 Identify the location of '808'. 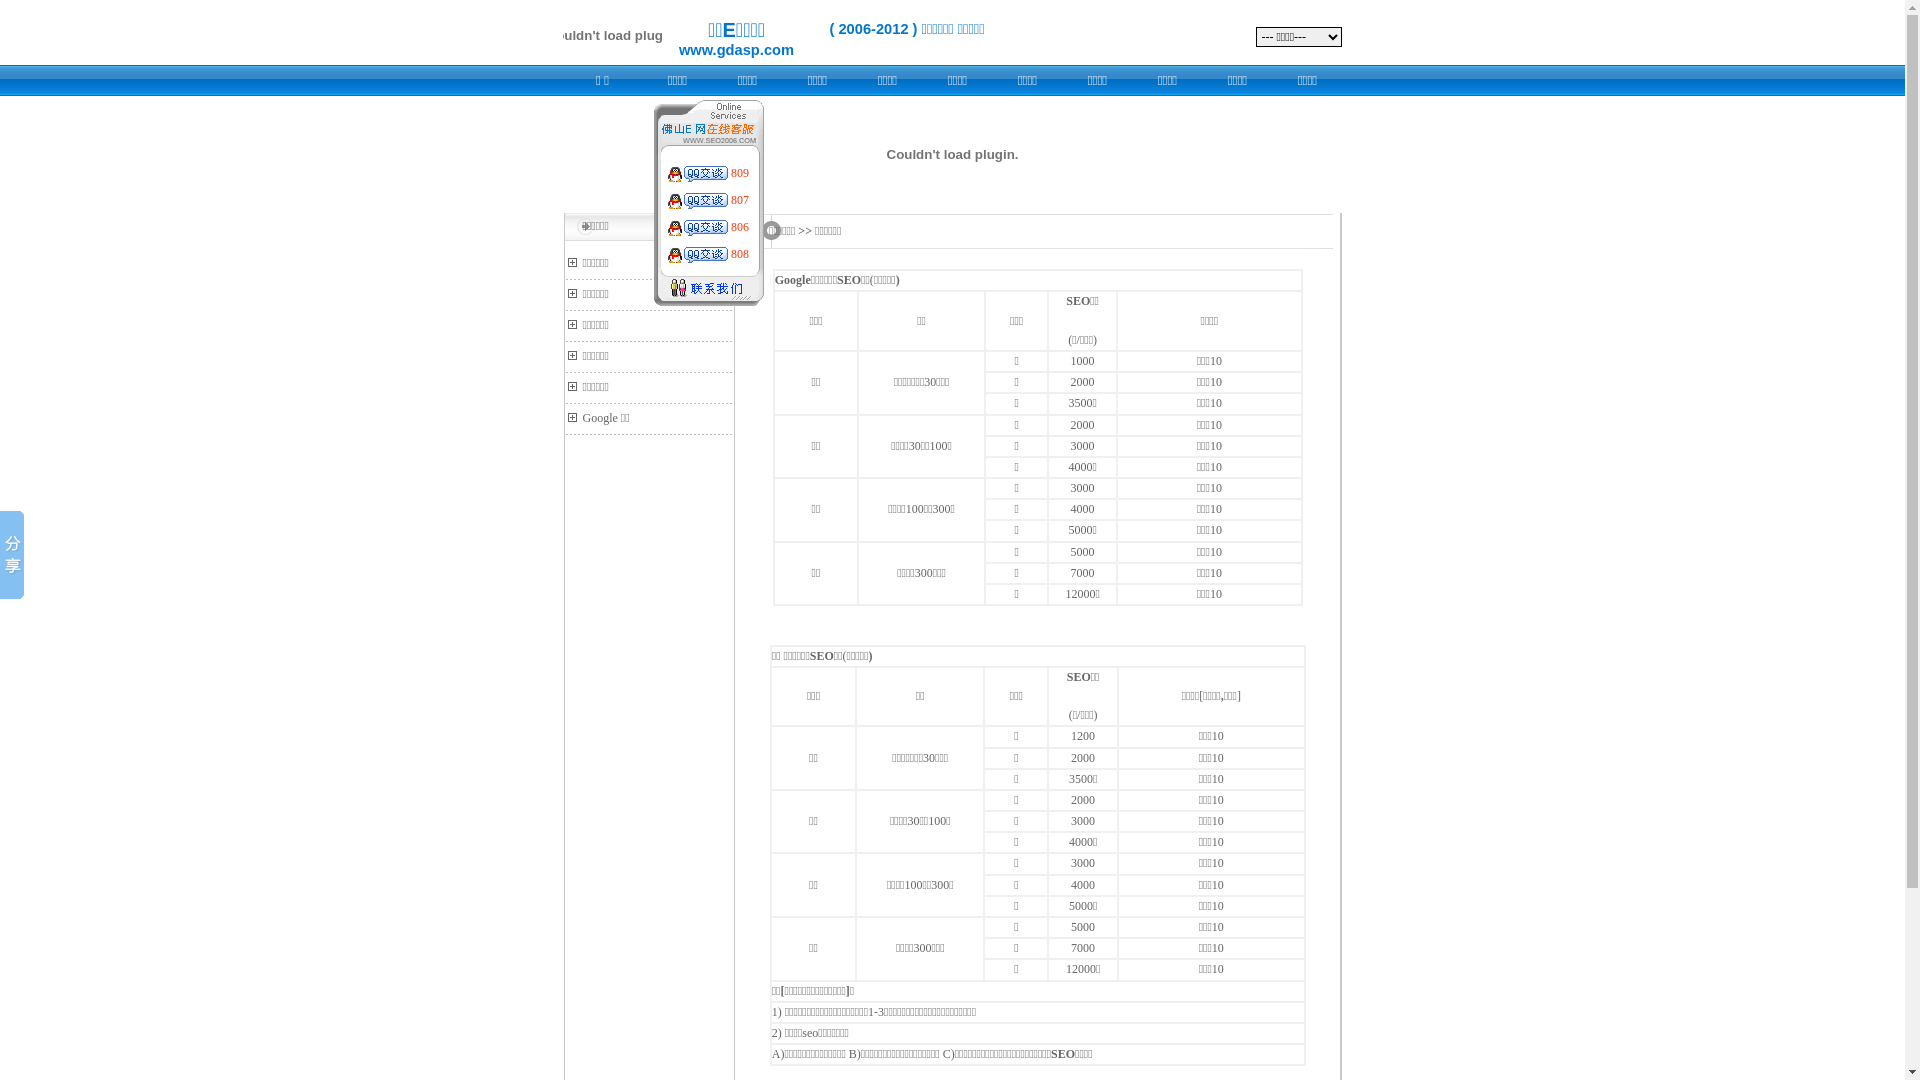
(738, 253).